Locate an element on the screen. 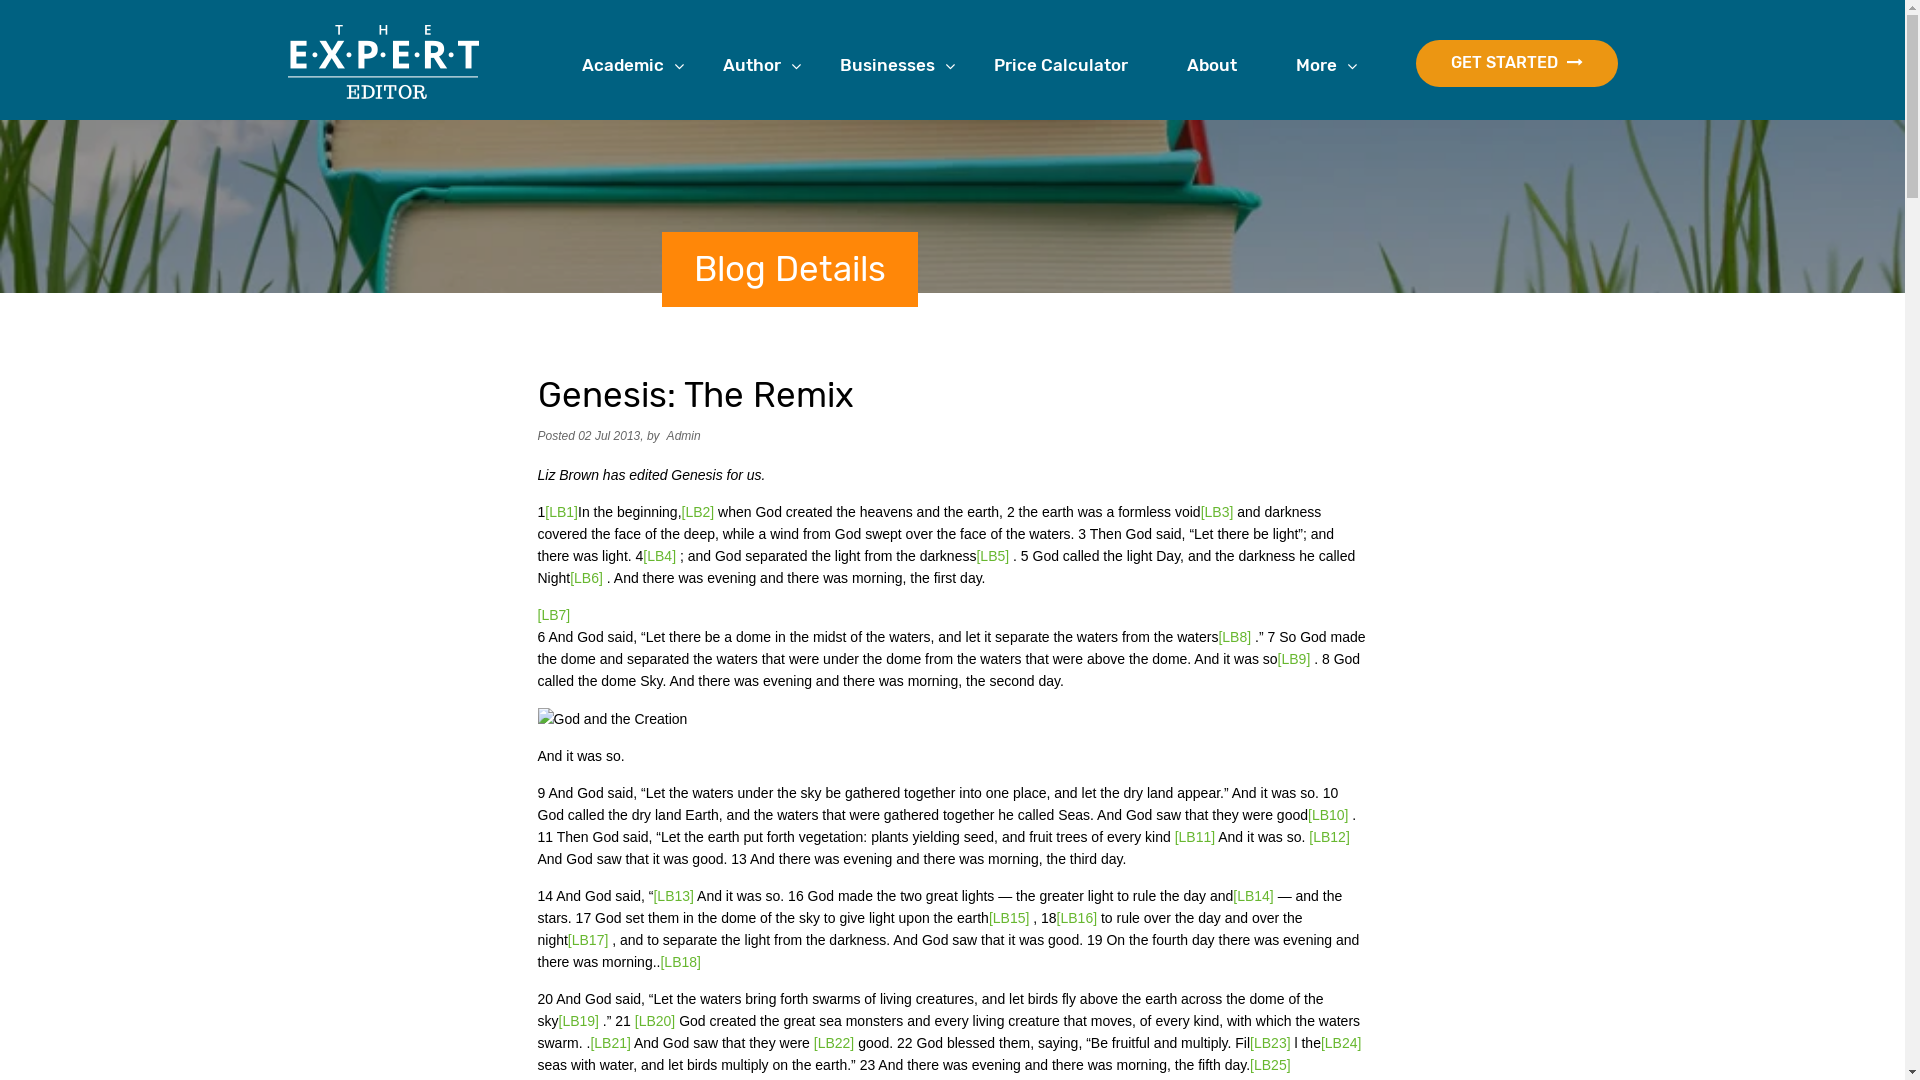 This screenshot has height=1080, width=1920. '[LB2]' is located at coordinates (698, 511).